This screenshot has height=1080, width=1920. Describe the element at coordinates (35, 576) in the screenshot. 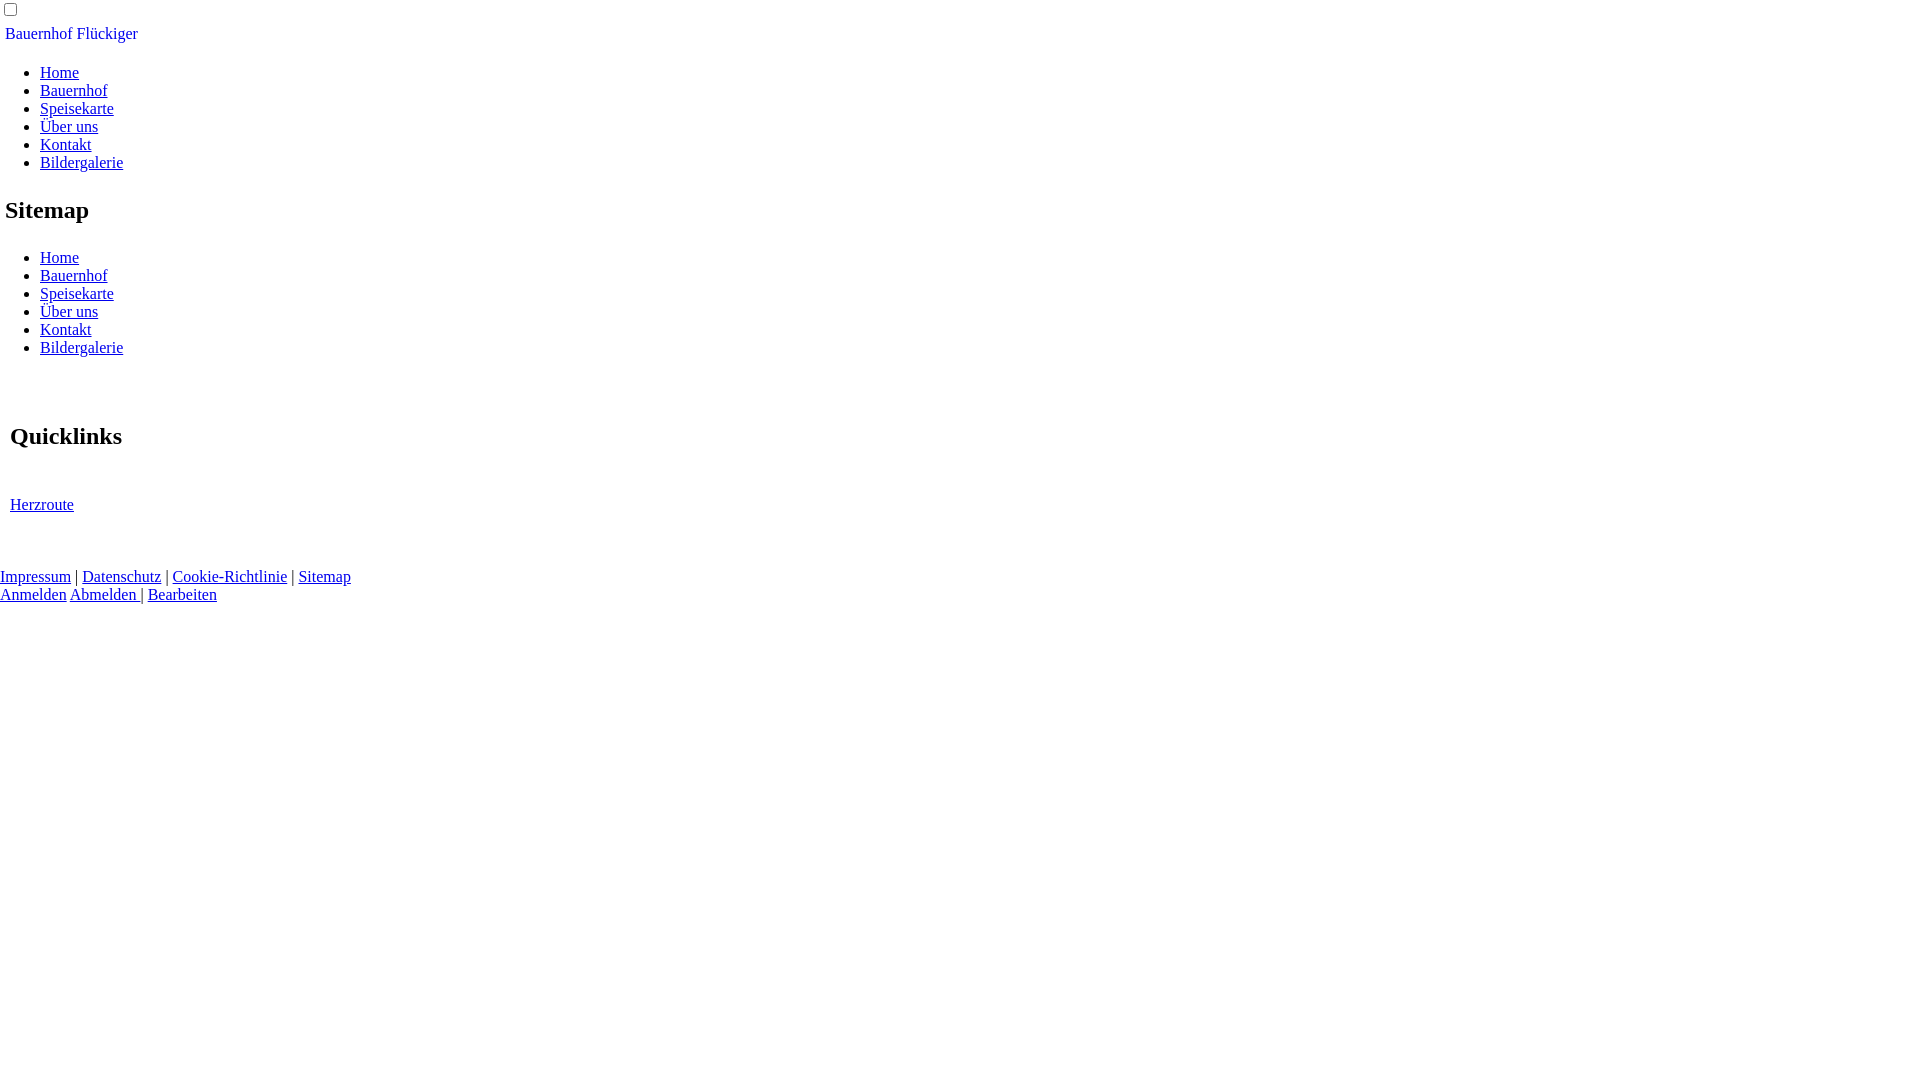

I see `'Impressum'` at that location.